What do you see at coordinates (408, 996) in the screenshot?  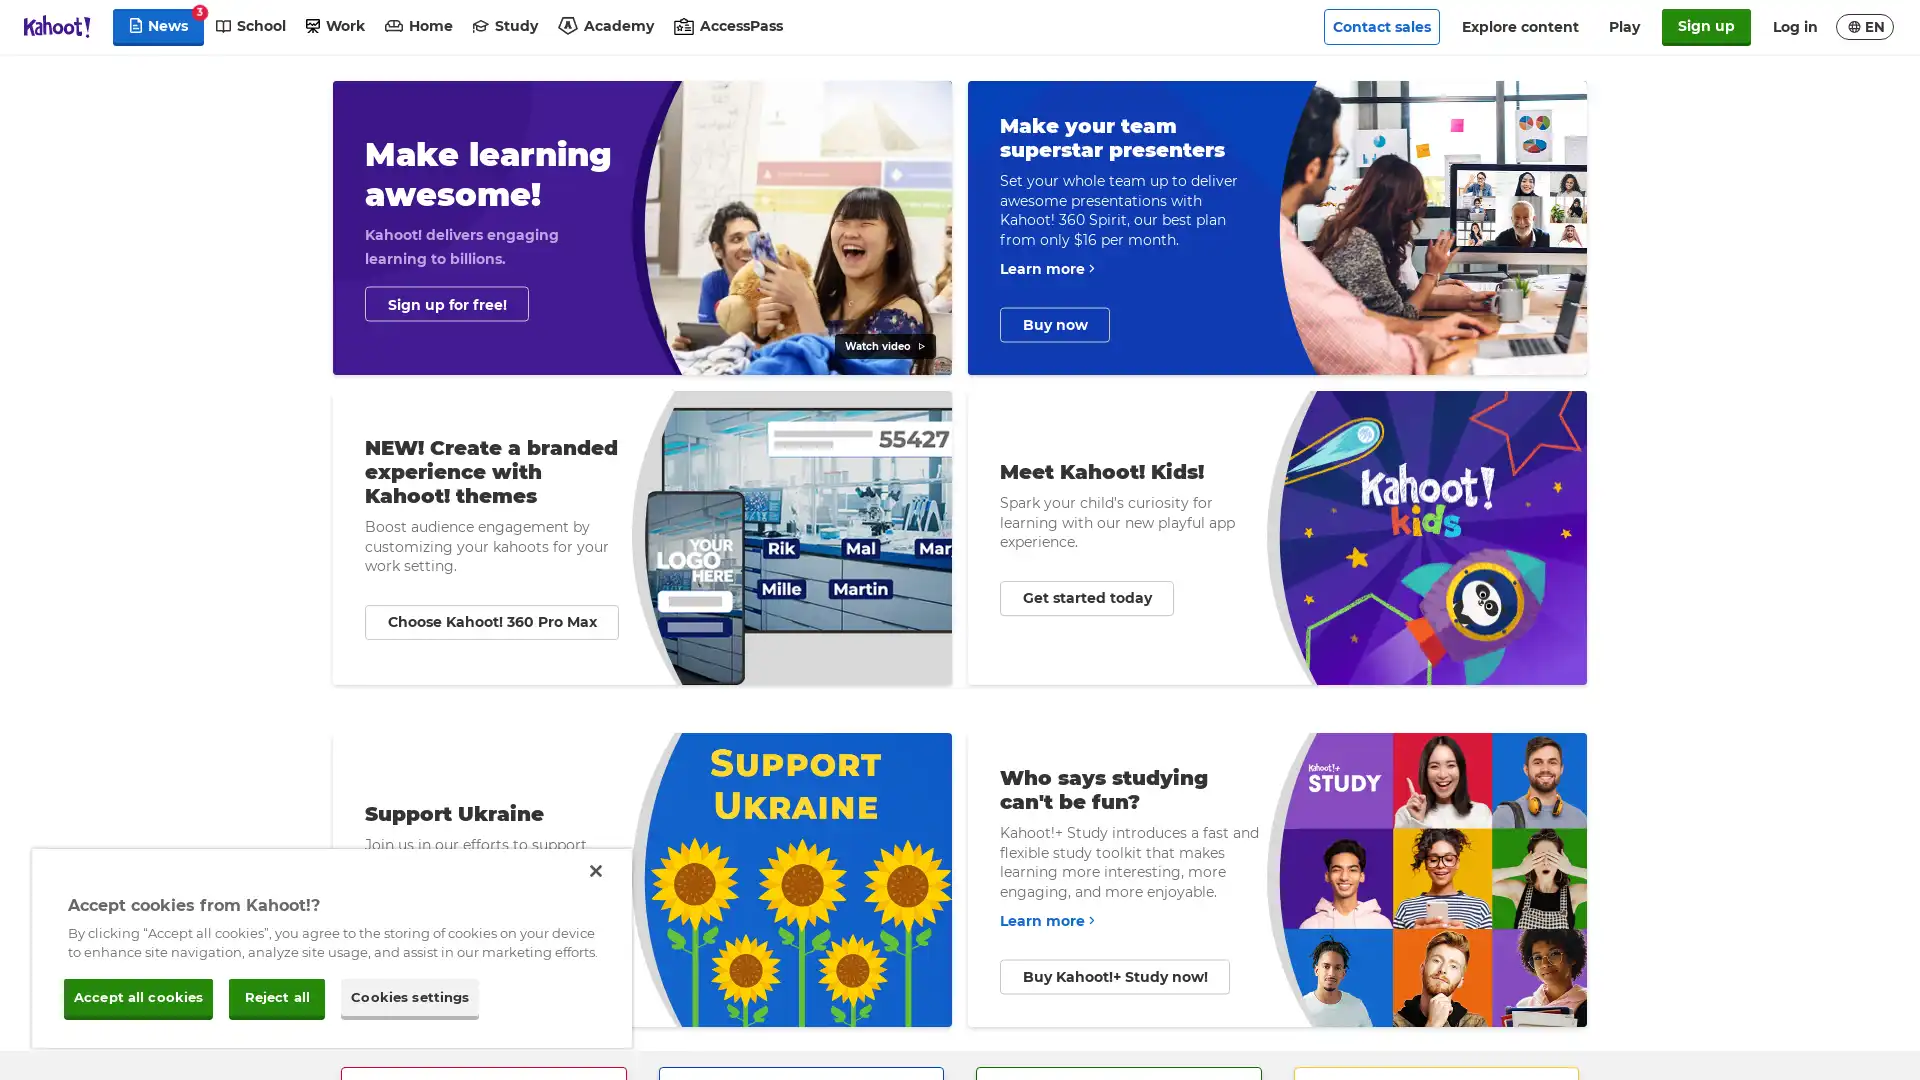 I see `Cookies settings` at bounding box center [408, 996].